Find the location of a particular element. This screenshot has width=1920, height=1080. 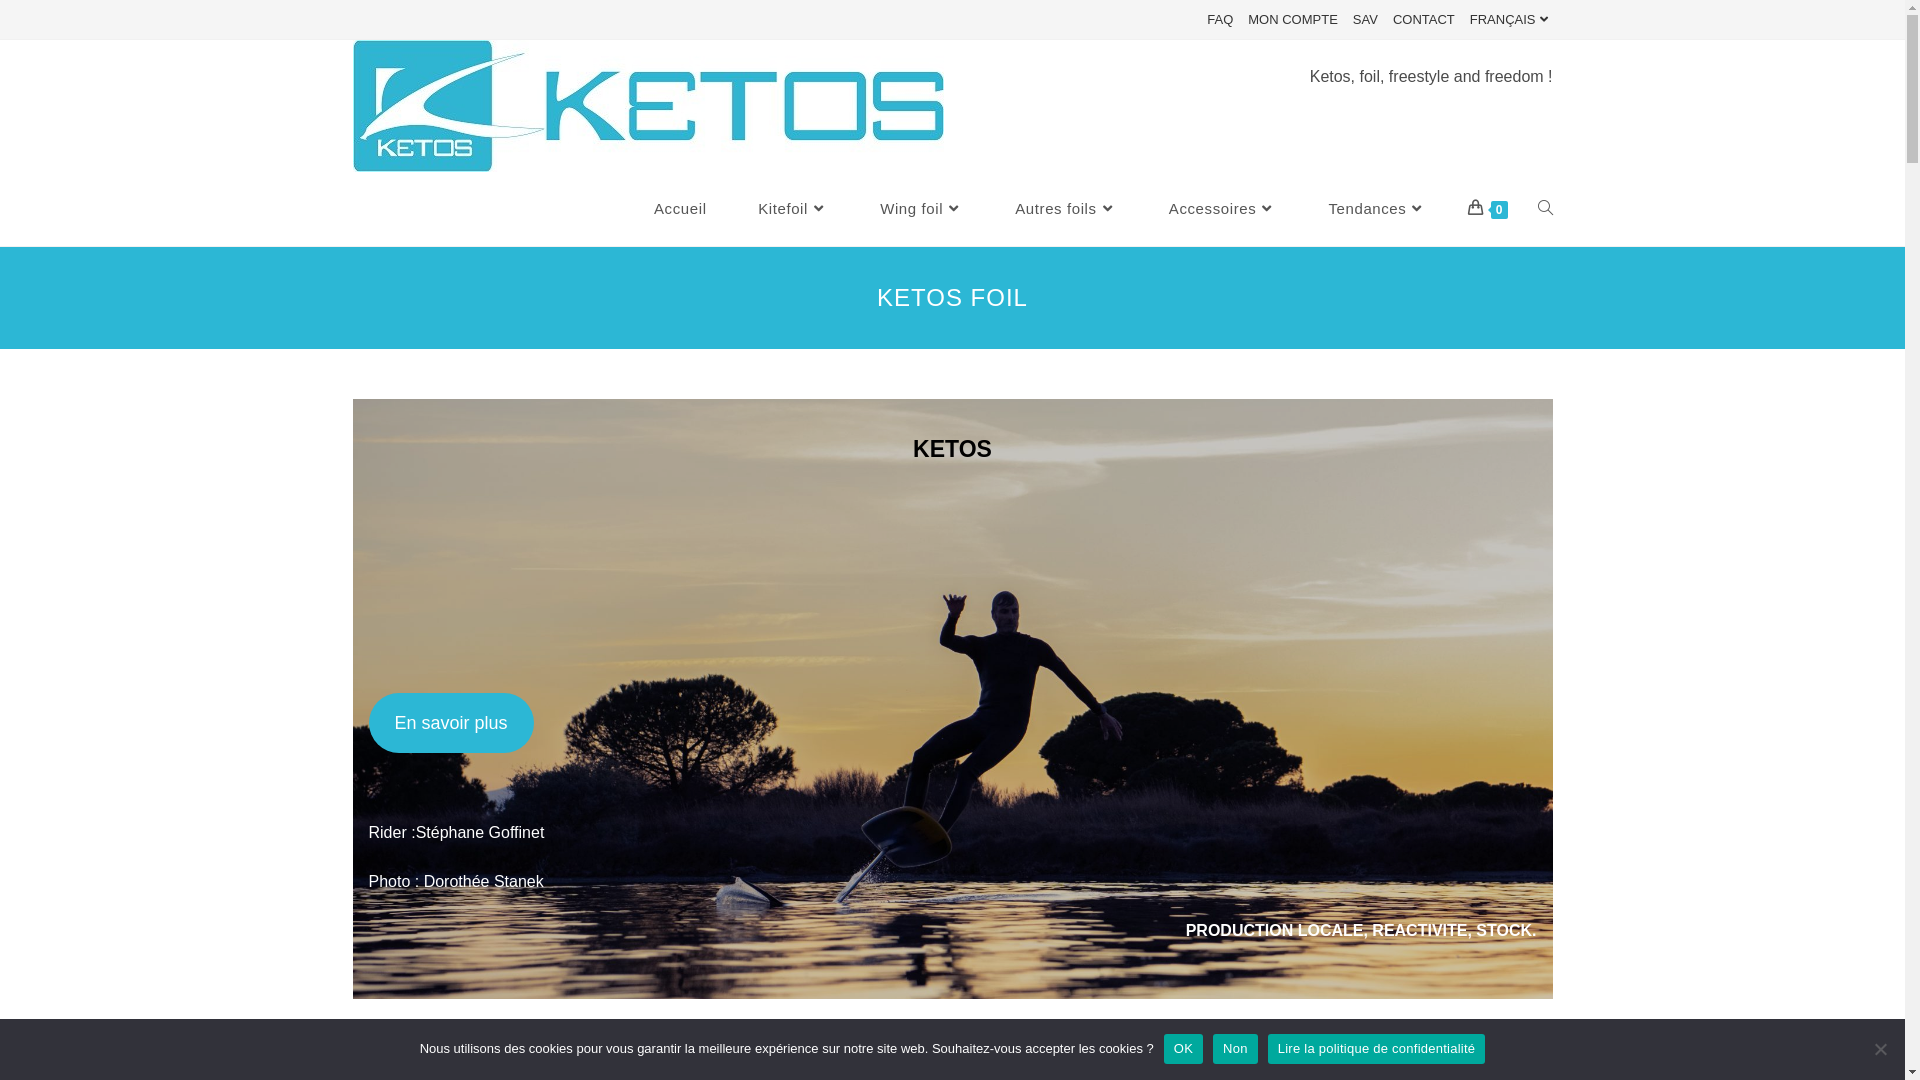

'En savoir plus' is located at coordinates (449, 722).